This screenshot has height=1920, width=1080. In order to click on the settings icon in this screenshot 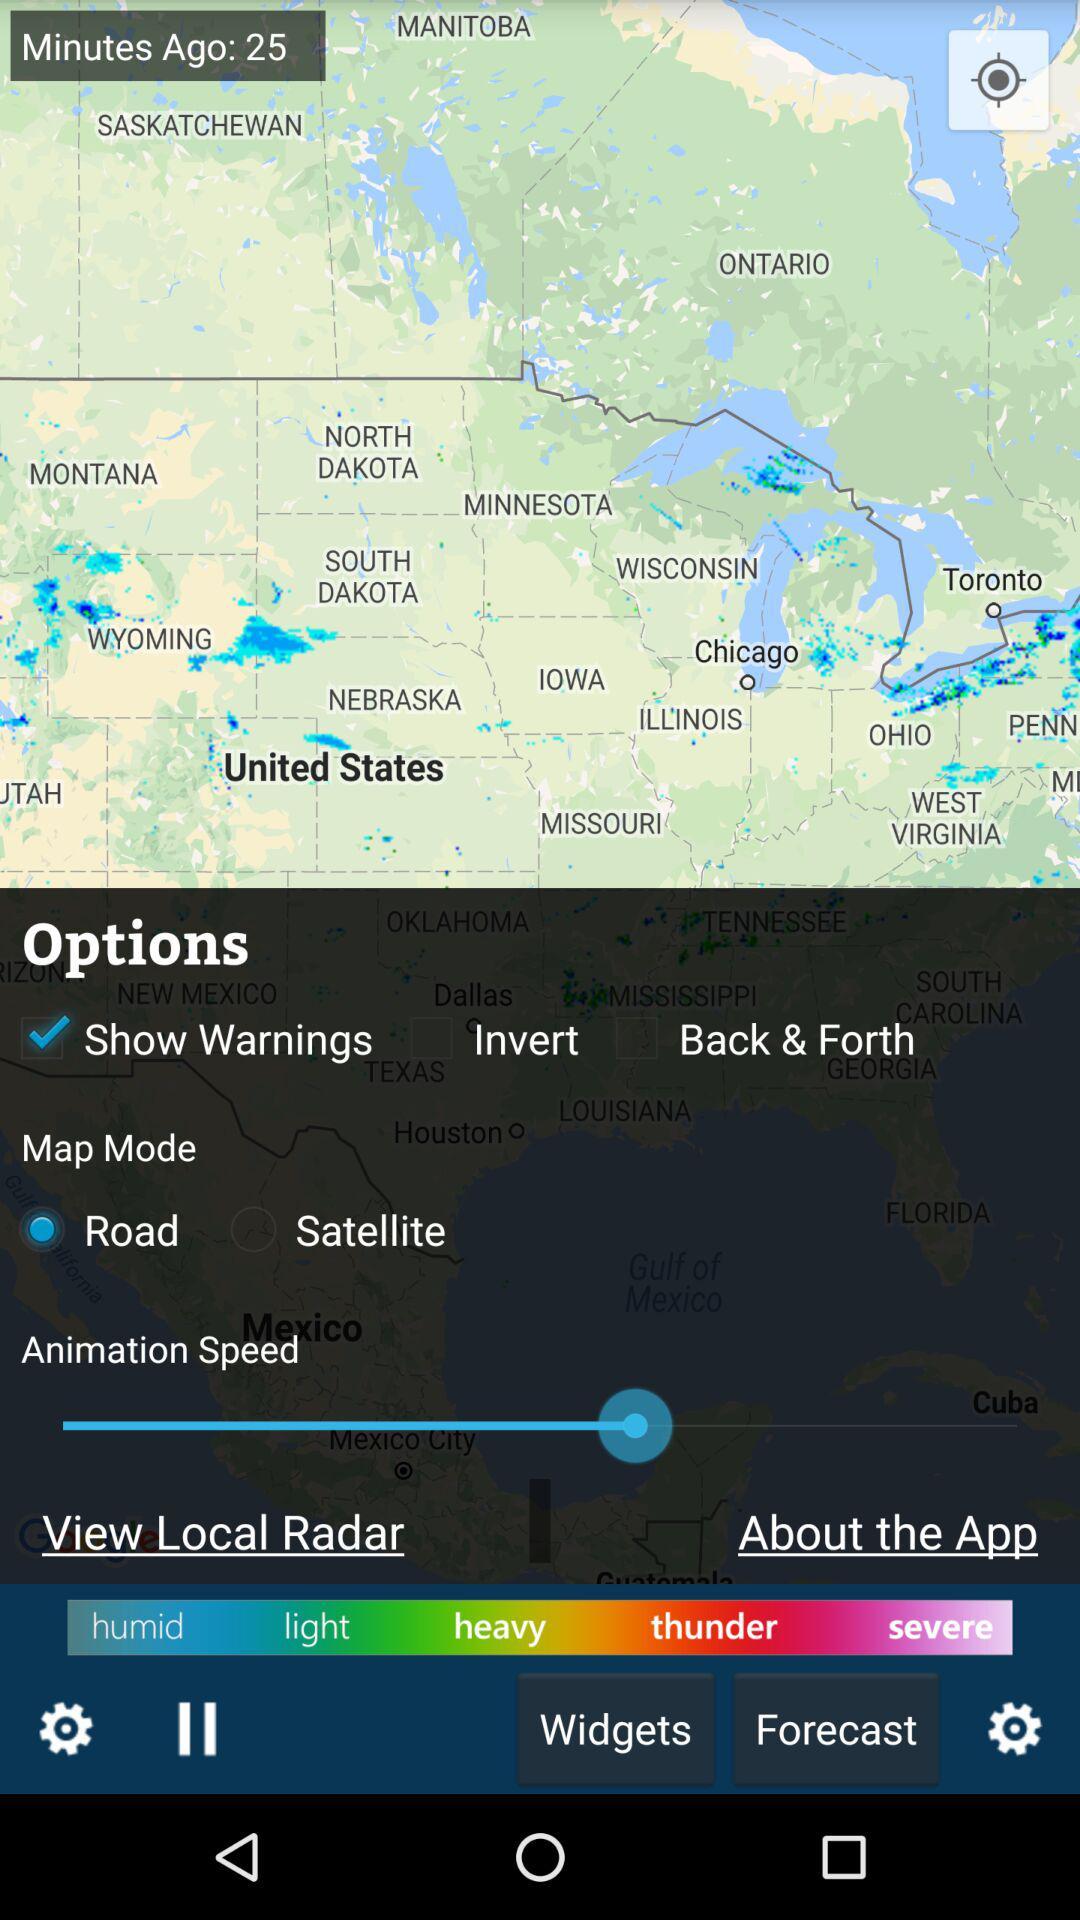, I will do `click(64, 1848)`.